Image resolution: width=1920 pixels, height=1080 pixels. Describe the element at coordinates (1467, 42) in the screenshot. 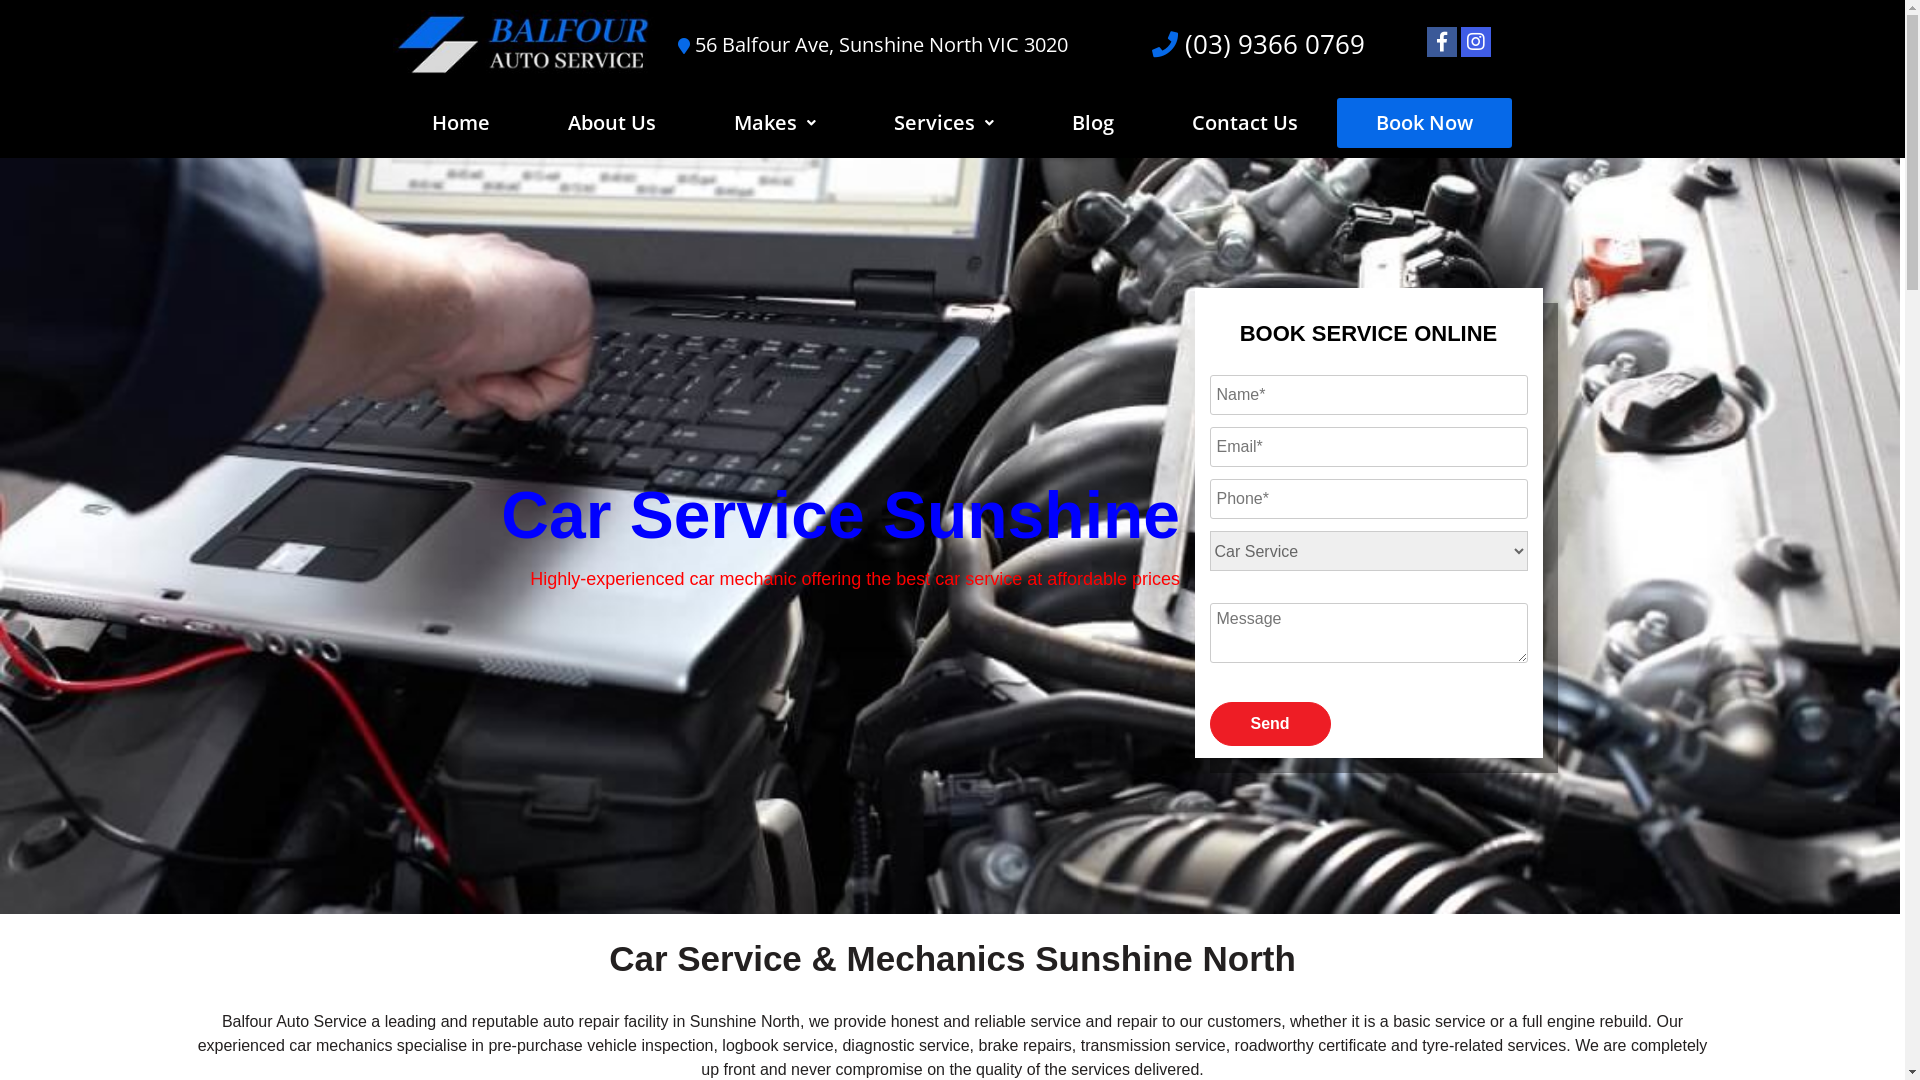

I see `'intagram'` at that location.